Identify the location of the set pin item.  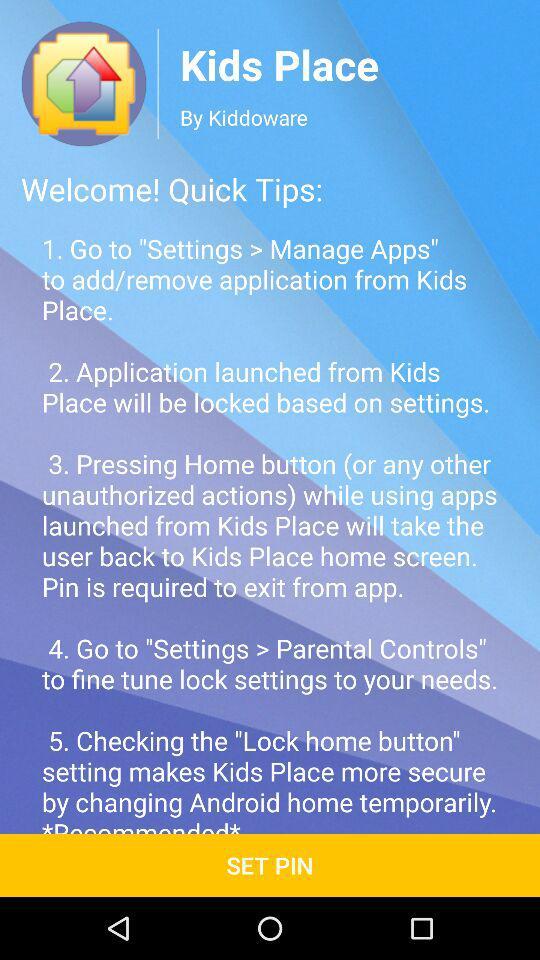
(270, 864).